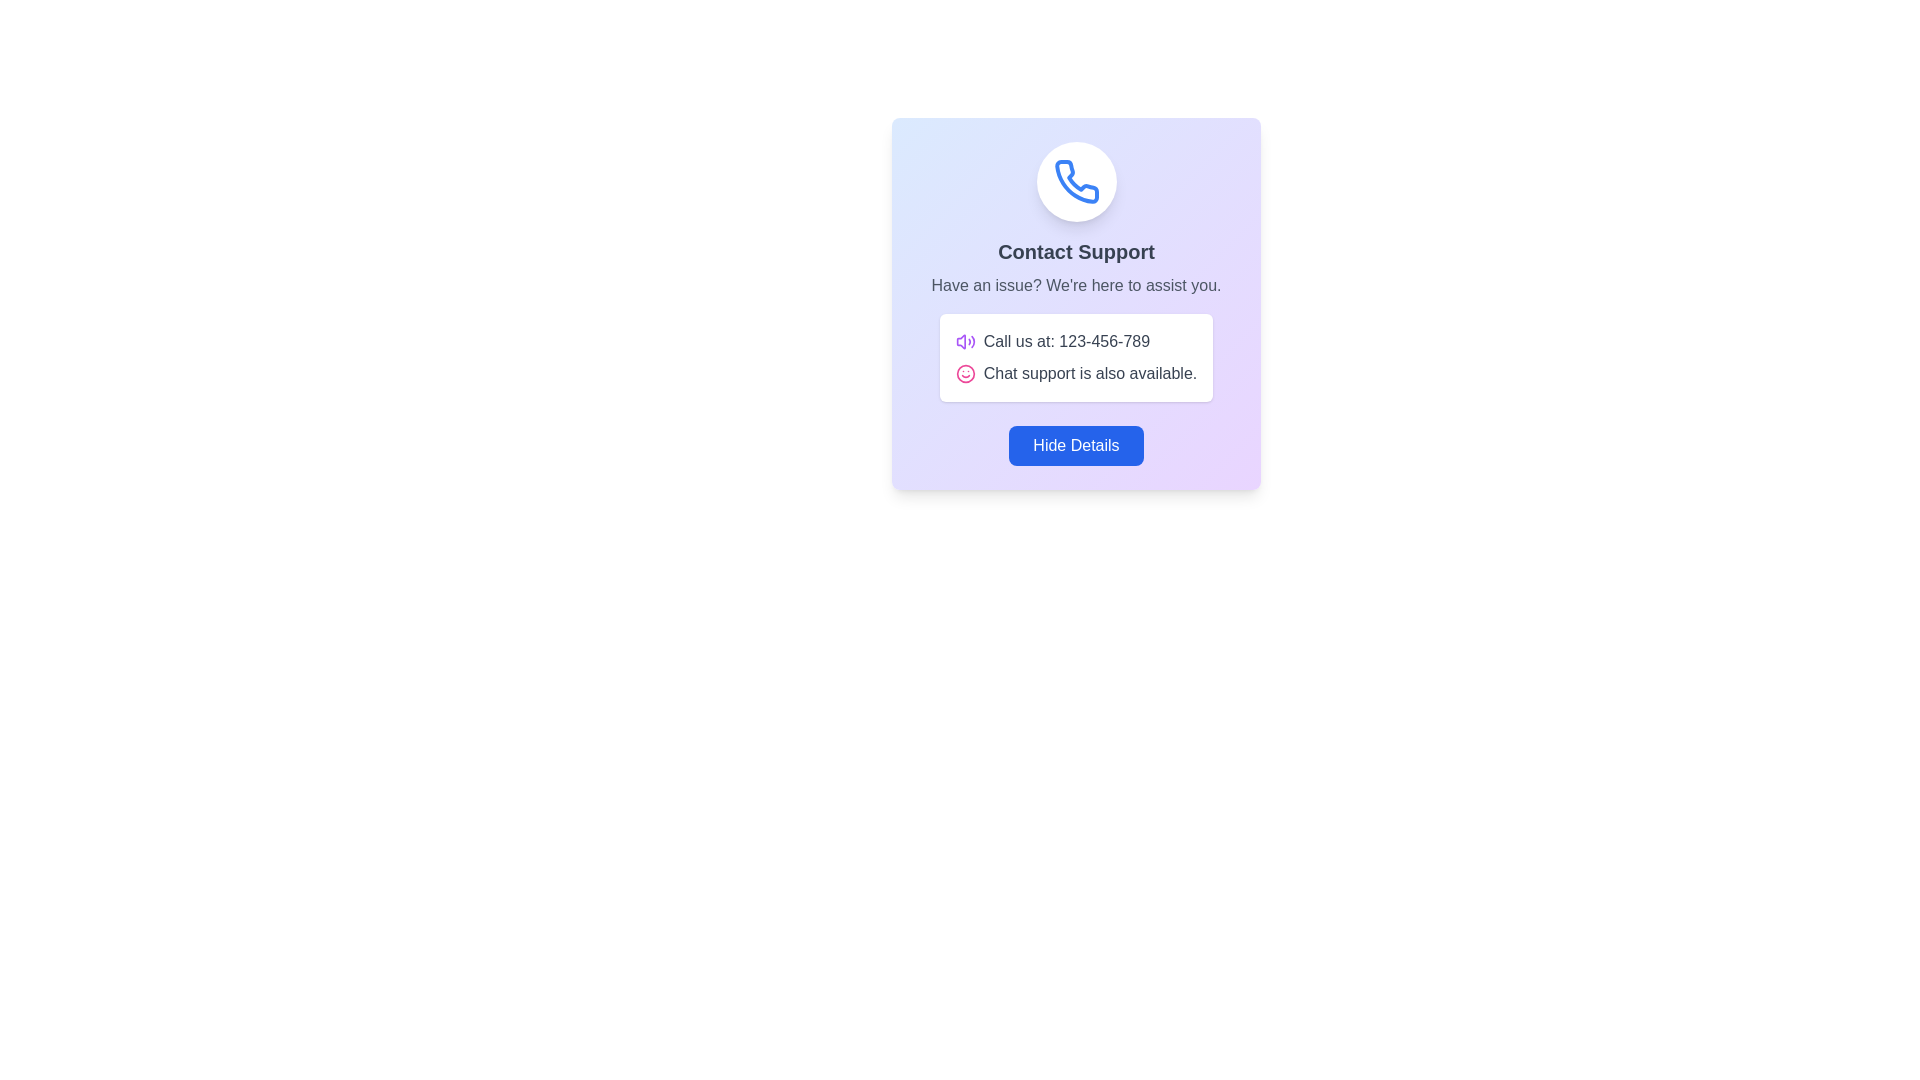  I want to click on the text label that states "Have an issue? We're here to assist you." which is styled in gray and located within the support information card, positioned below the title "Contact Support", so click(1075, 285).